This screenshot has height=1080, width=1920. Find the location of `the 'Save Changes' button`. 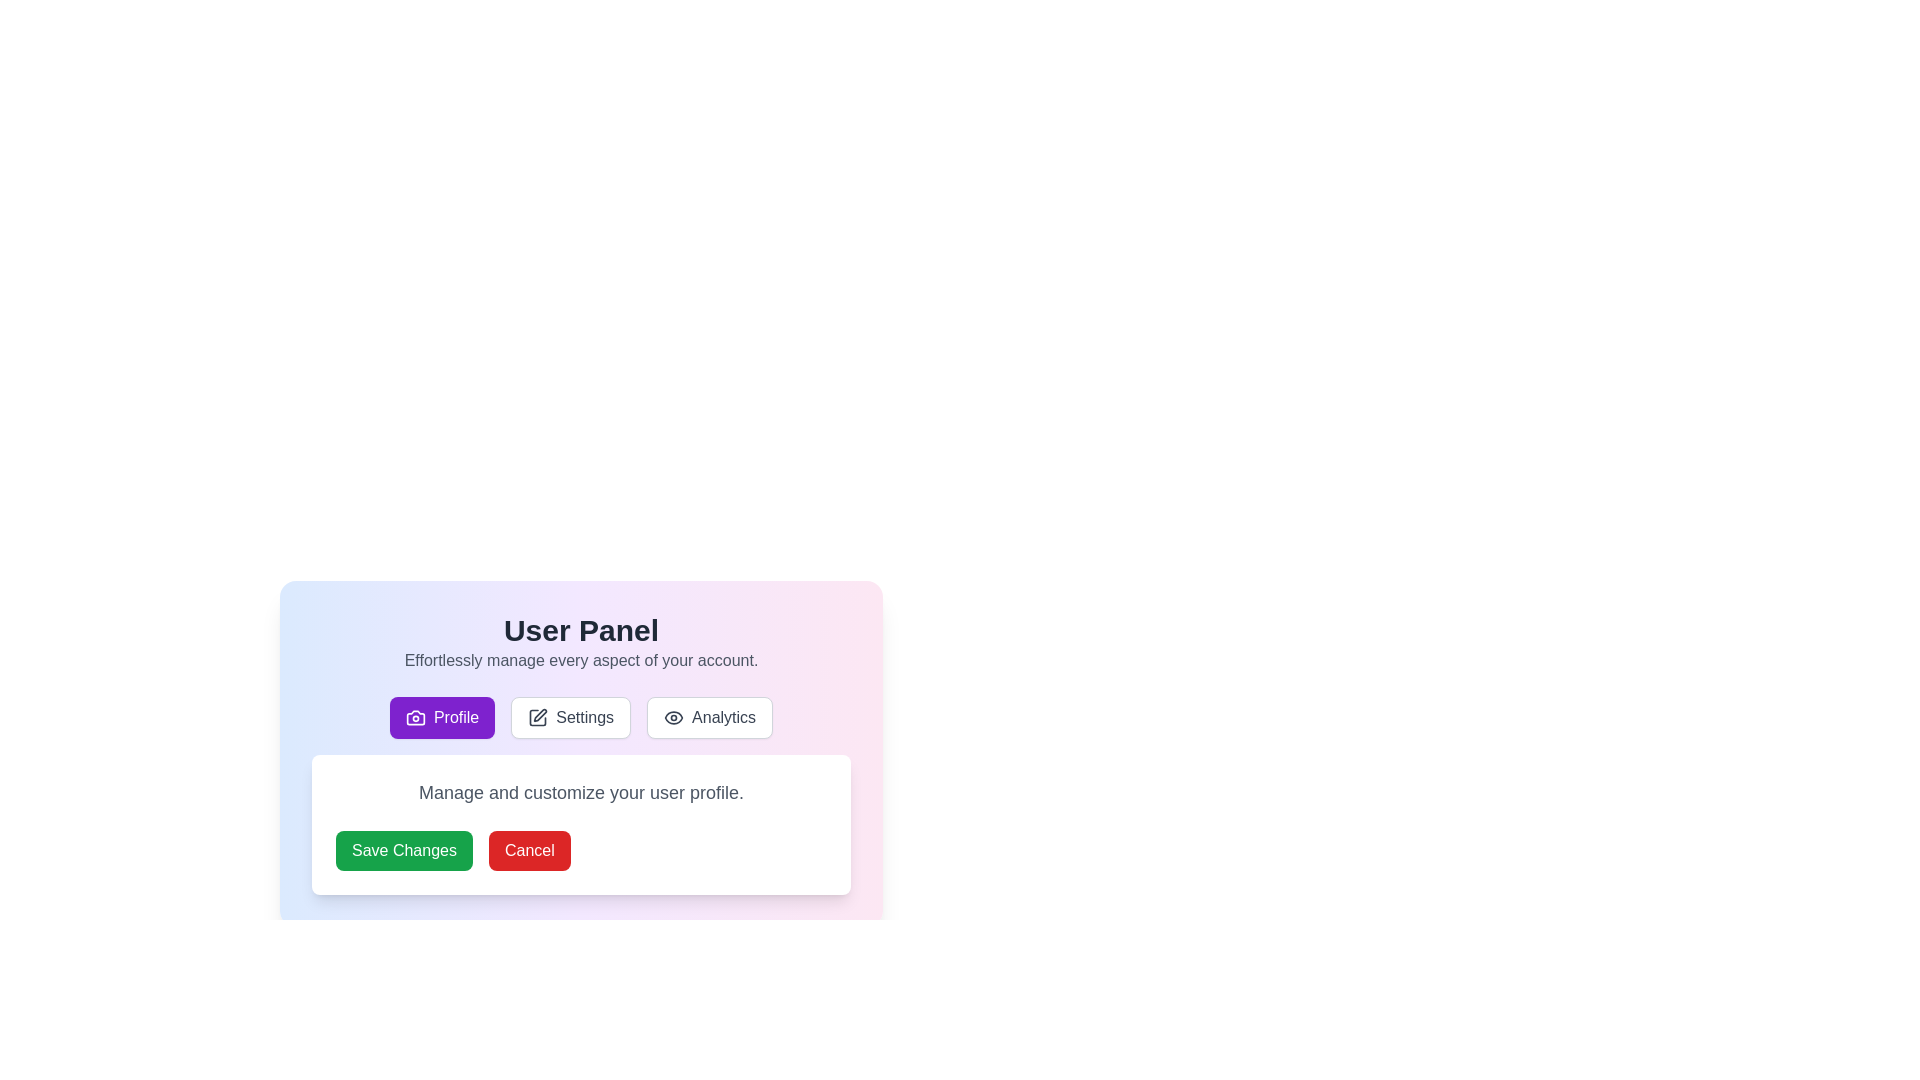

the 'Save Changes' button is located at coordinates (403, 851).